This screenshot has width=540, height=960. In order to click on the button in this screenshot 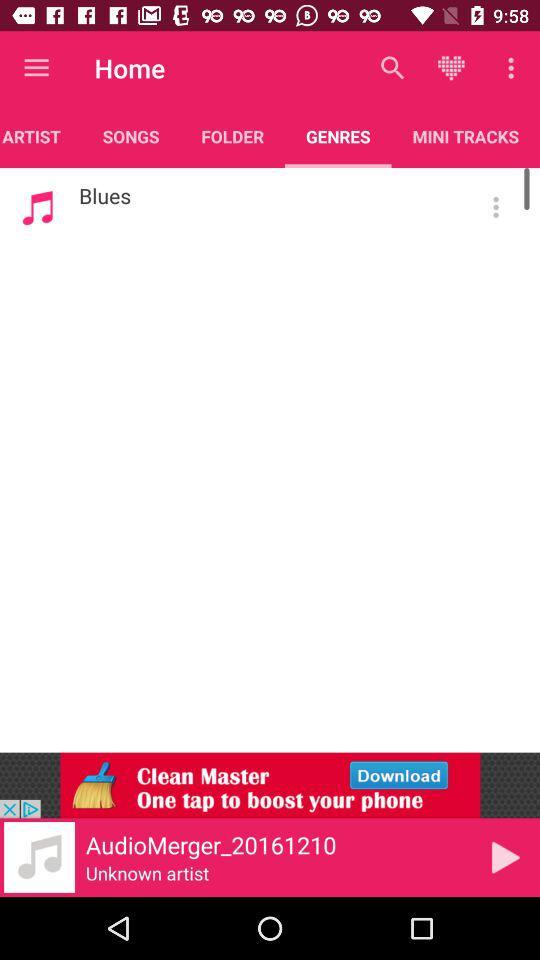, I will do `click(495, 207)`.